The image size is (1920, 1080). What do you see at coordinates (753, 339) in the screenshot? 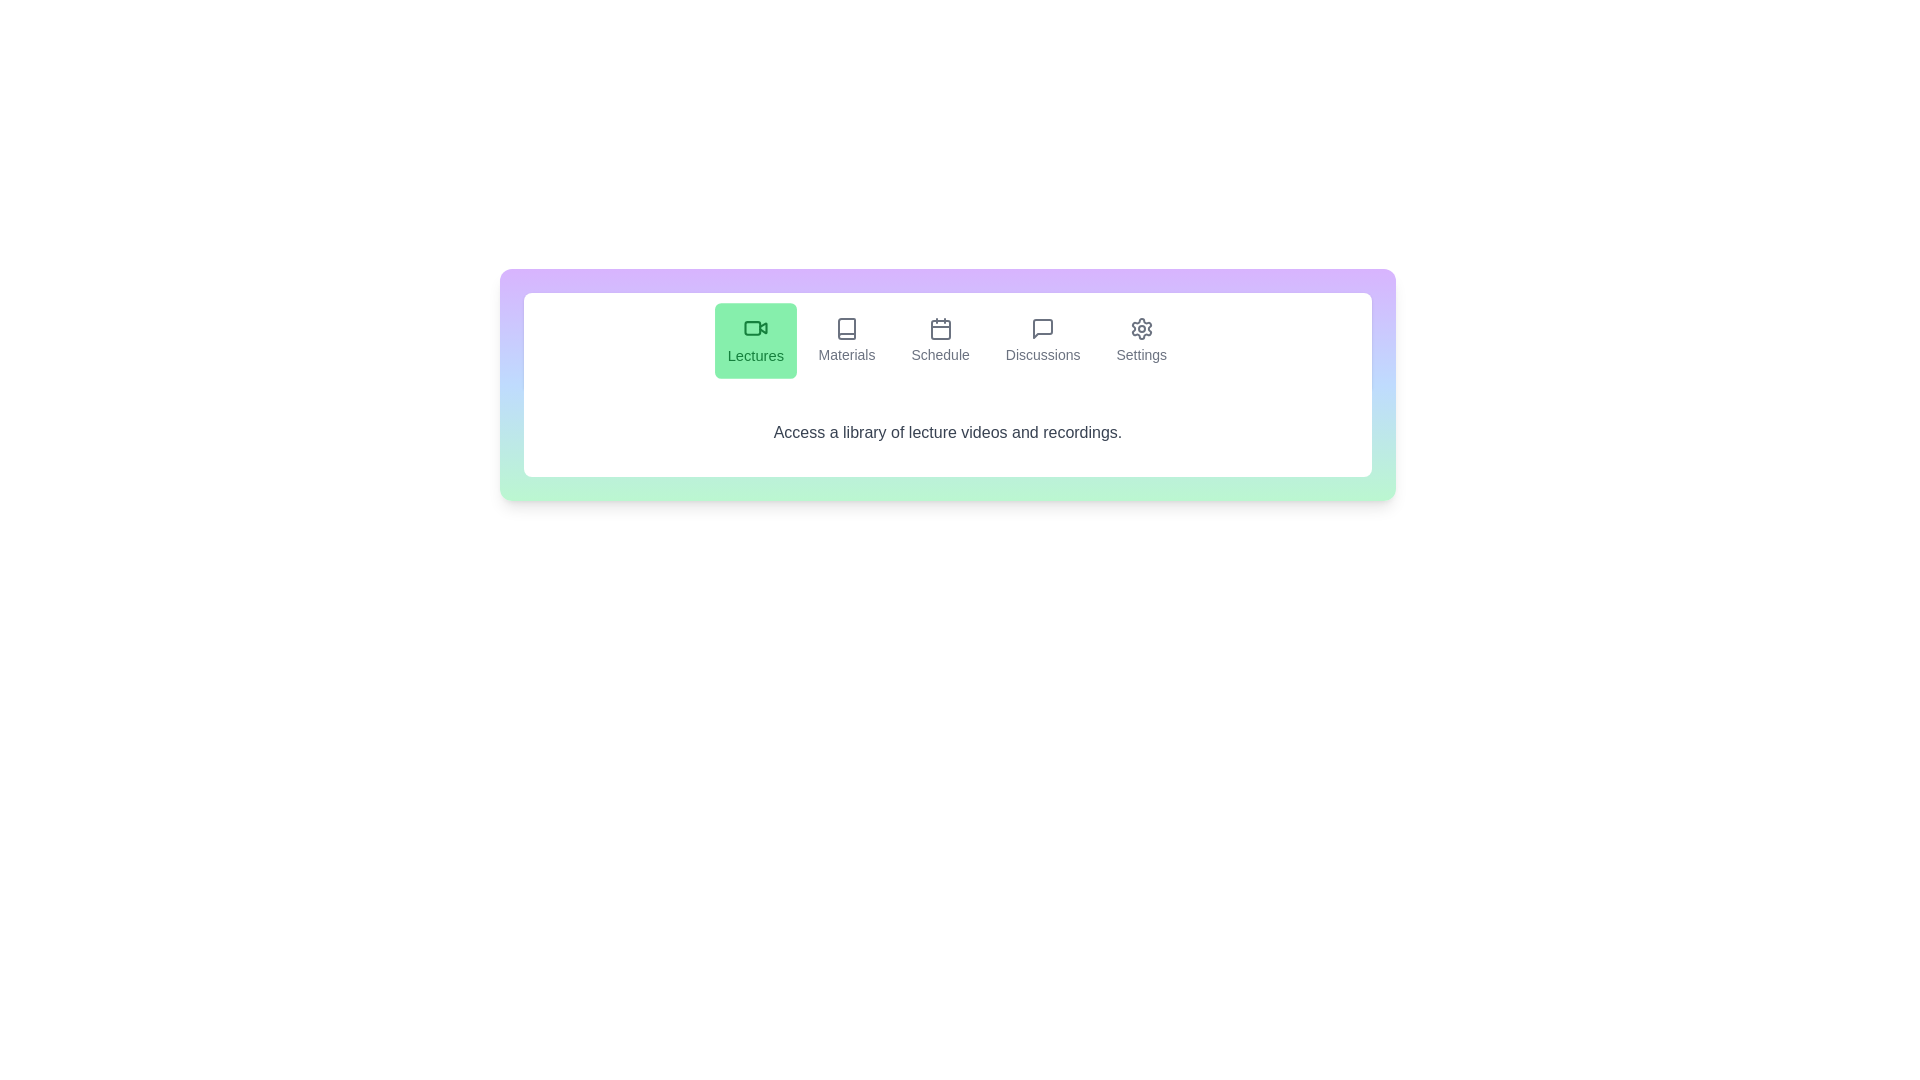
I see `the 'Lectures' tab to interact with it` at bounding box center [753, 339].